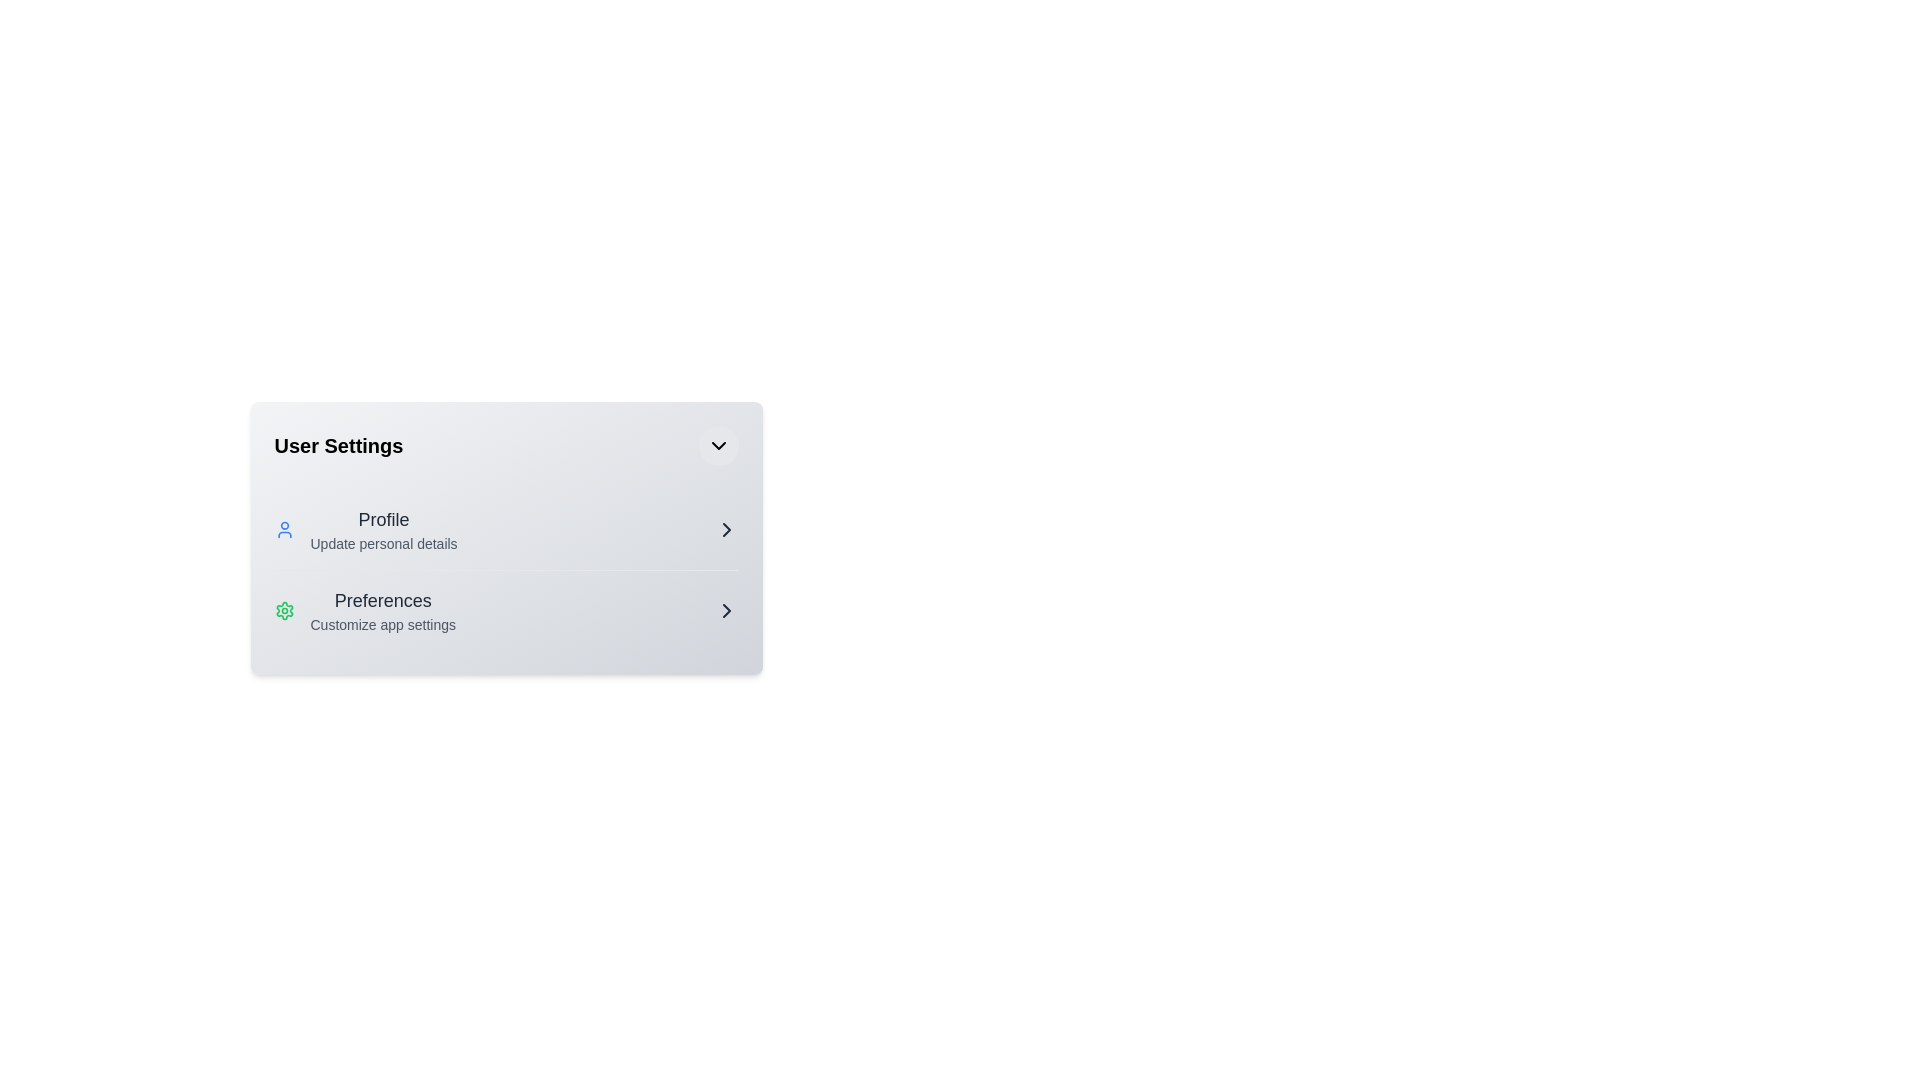  I want to click on the settings icon located to the left of the 'Preferences' text label, so click(283, 609).